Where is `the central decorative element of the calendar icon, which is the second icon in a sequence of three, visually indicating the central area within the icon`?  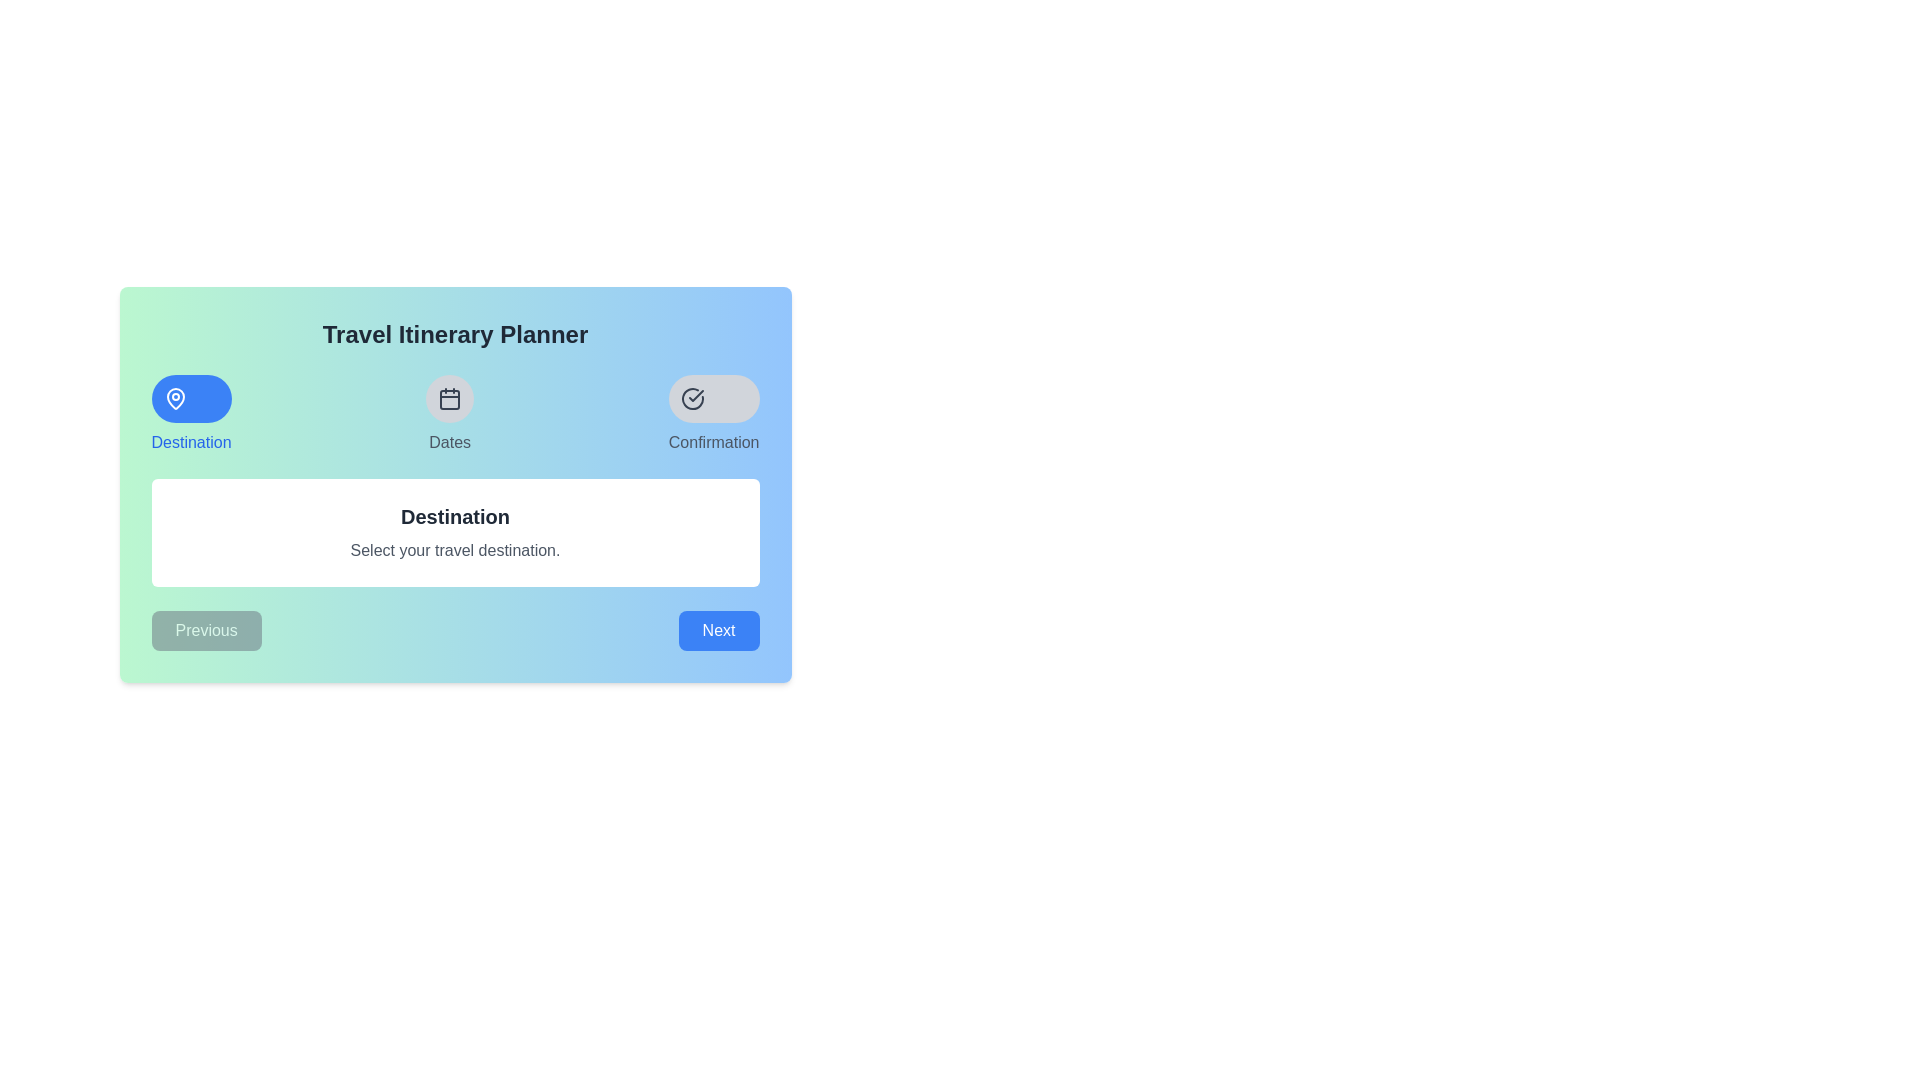
the central decorative element of the calendar icon, which is the second icon in a sequence of three, visually indicating the central area within the icon is located at coordinates (449, 400).